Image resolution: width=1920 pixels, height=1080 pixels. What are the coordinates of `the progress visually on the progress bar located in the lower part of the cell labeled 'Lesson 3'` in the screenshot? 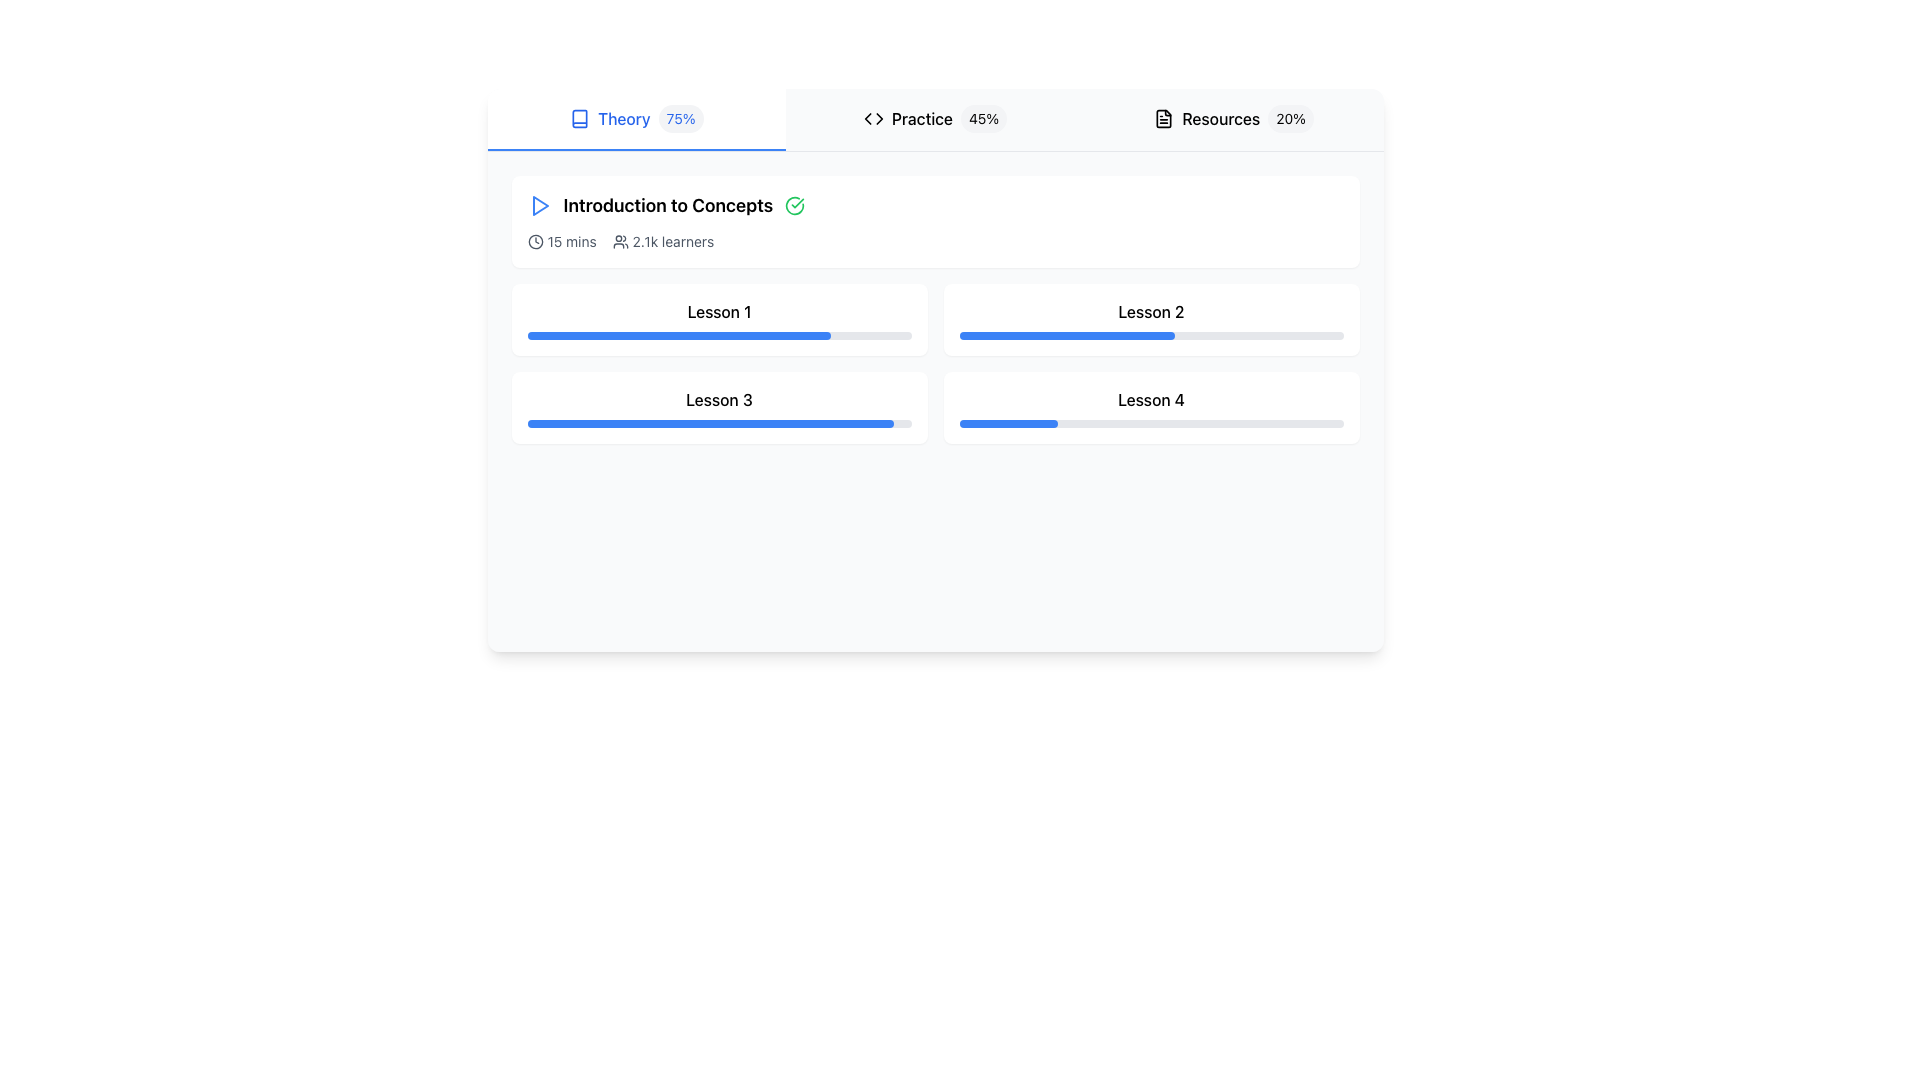 It's located at (710, 423).